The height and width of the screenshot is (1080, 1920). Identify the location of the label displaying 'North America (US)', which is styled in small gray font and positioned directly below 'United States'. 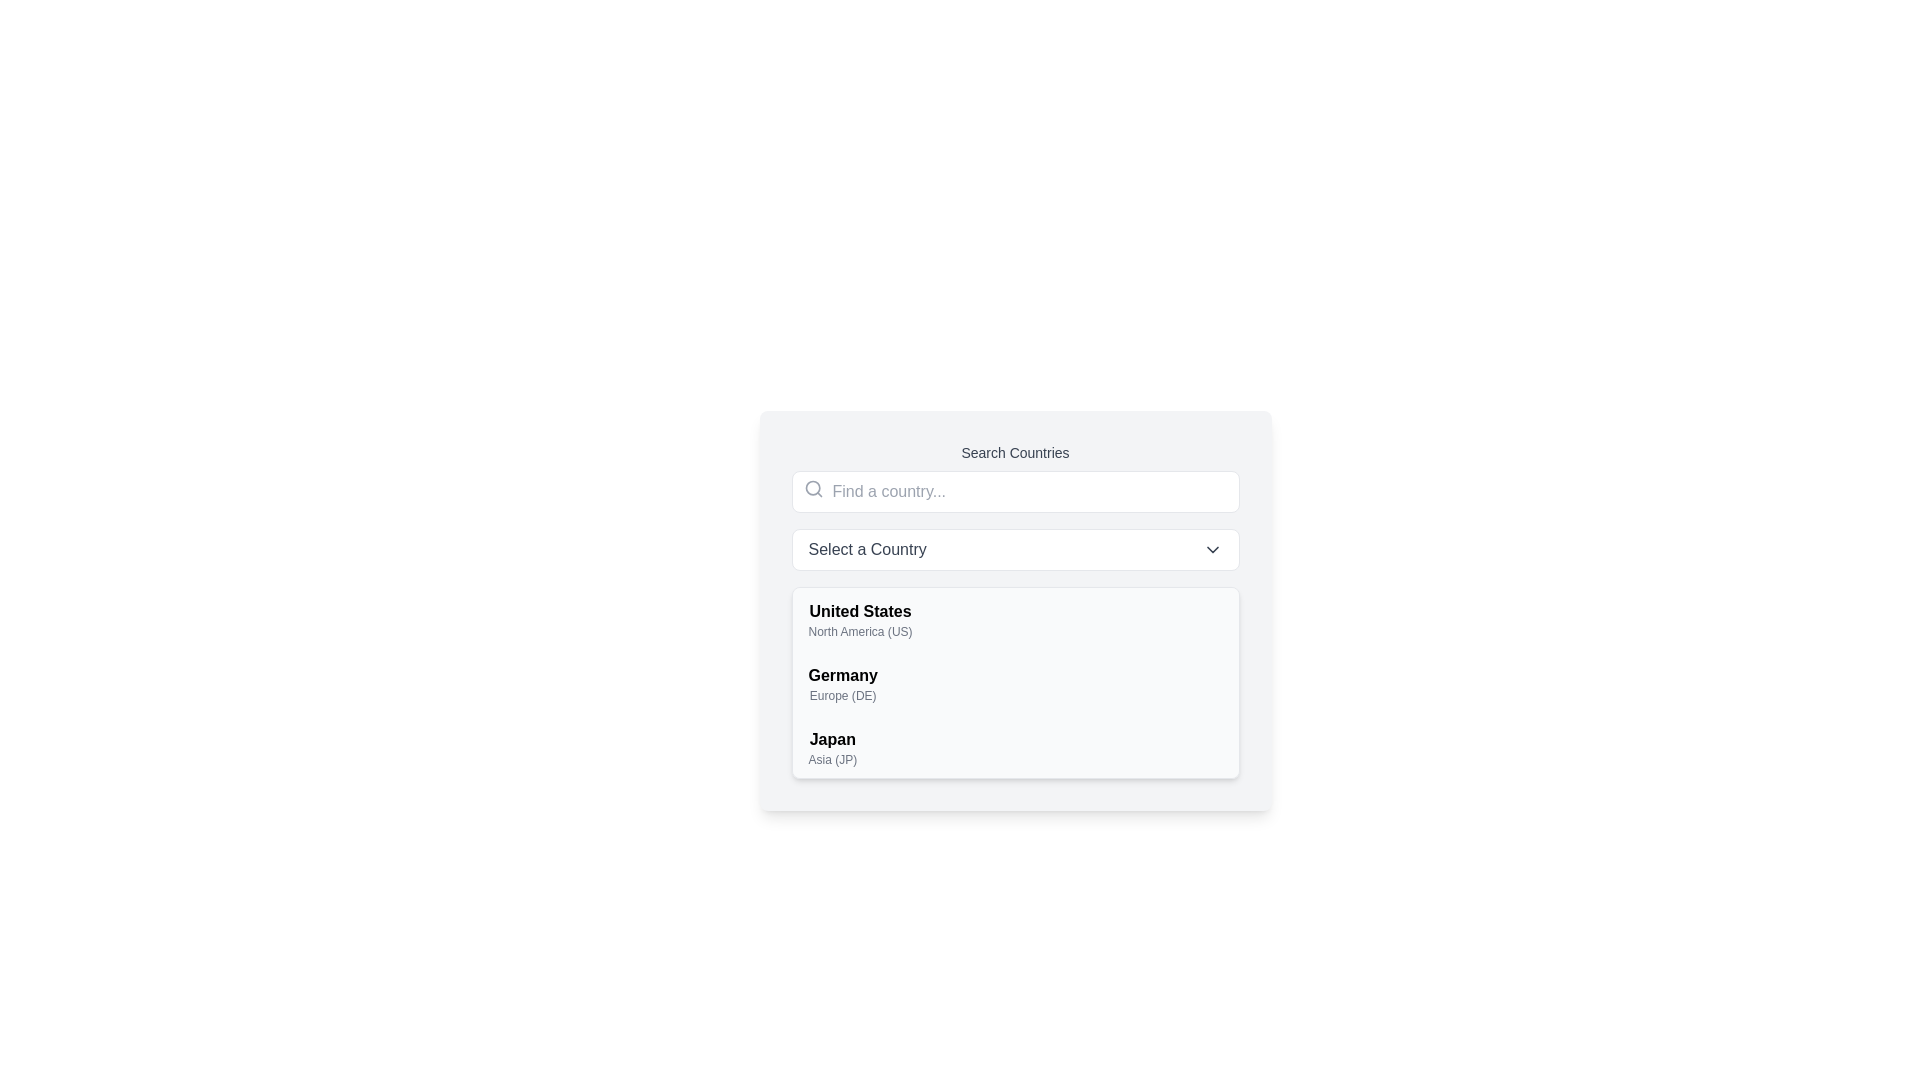
(860, 632).